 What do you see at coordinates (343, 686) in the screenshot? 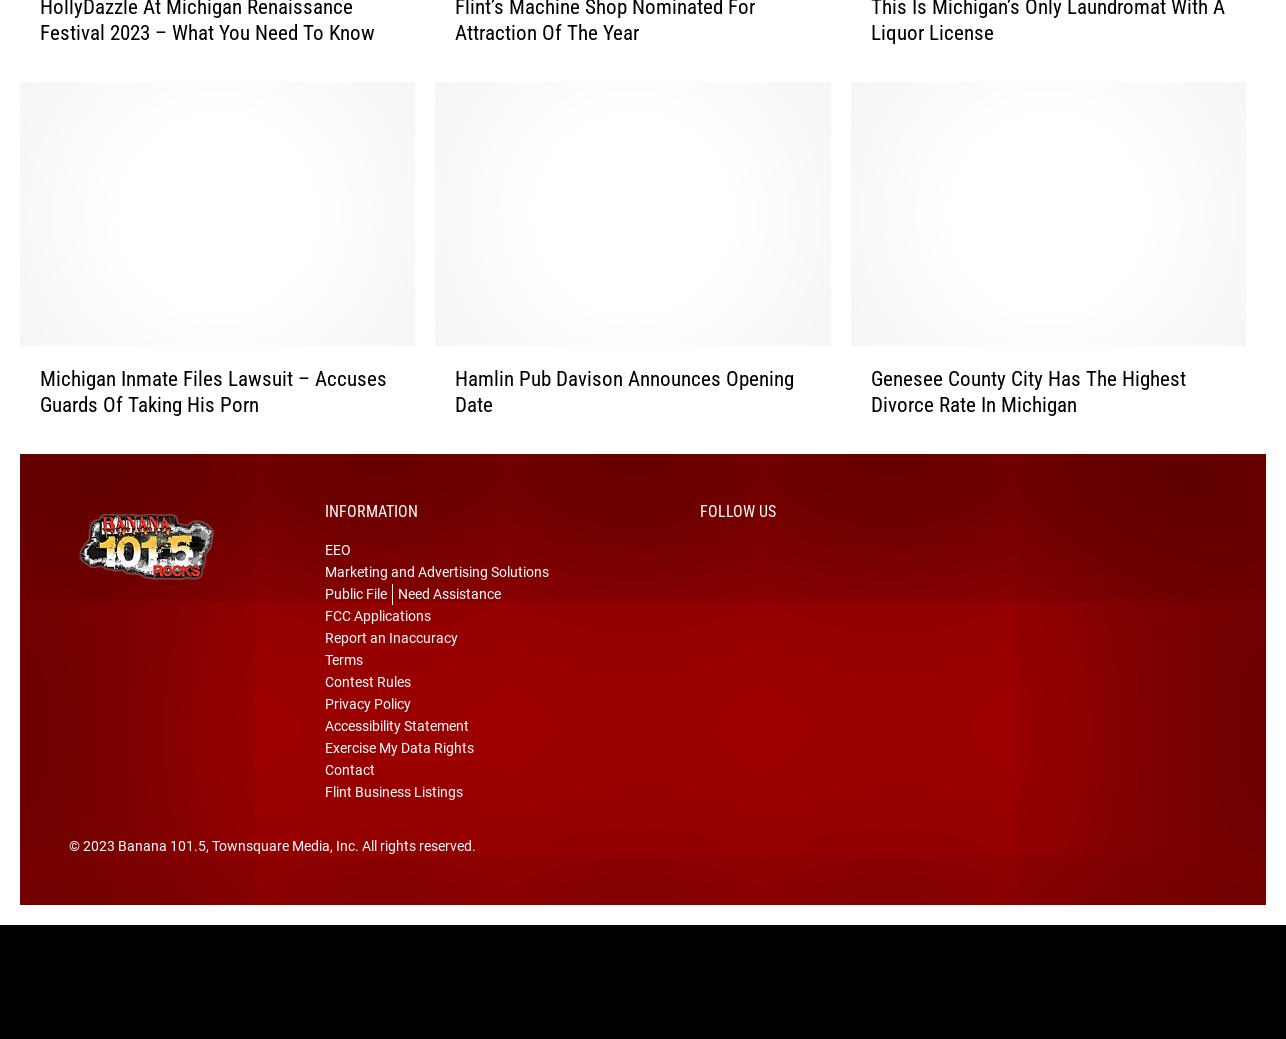
I see `'Terms'` at bounding box center [343, 686].